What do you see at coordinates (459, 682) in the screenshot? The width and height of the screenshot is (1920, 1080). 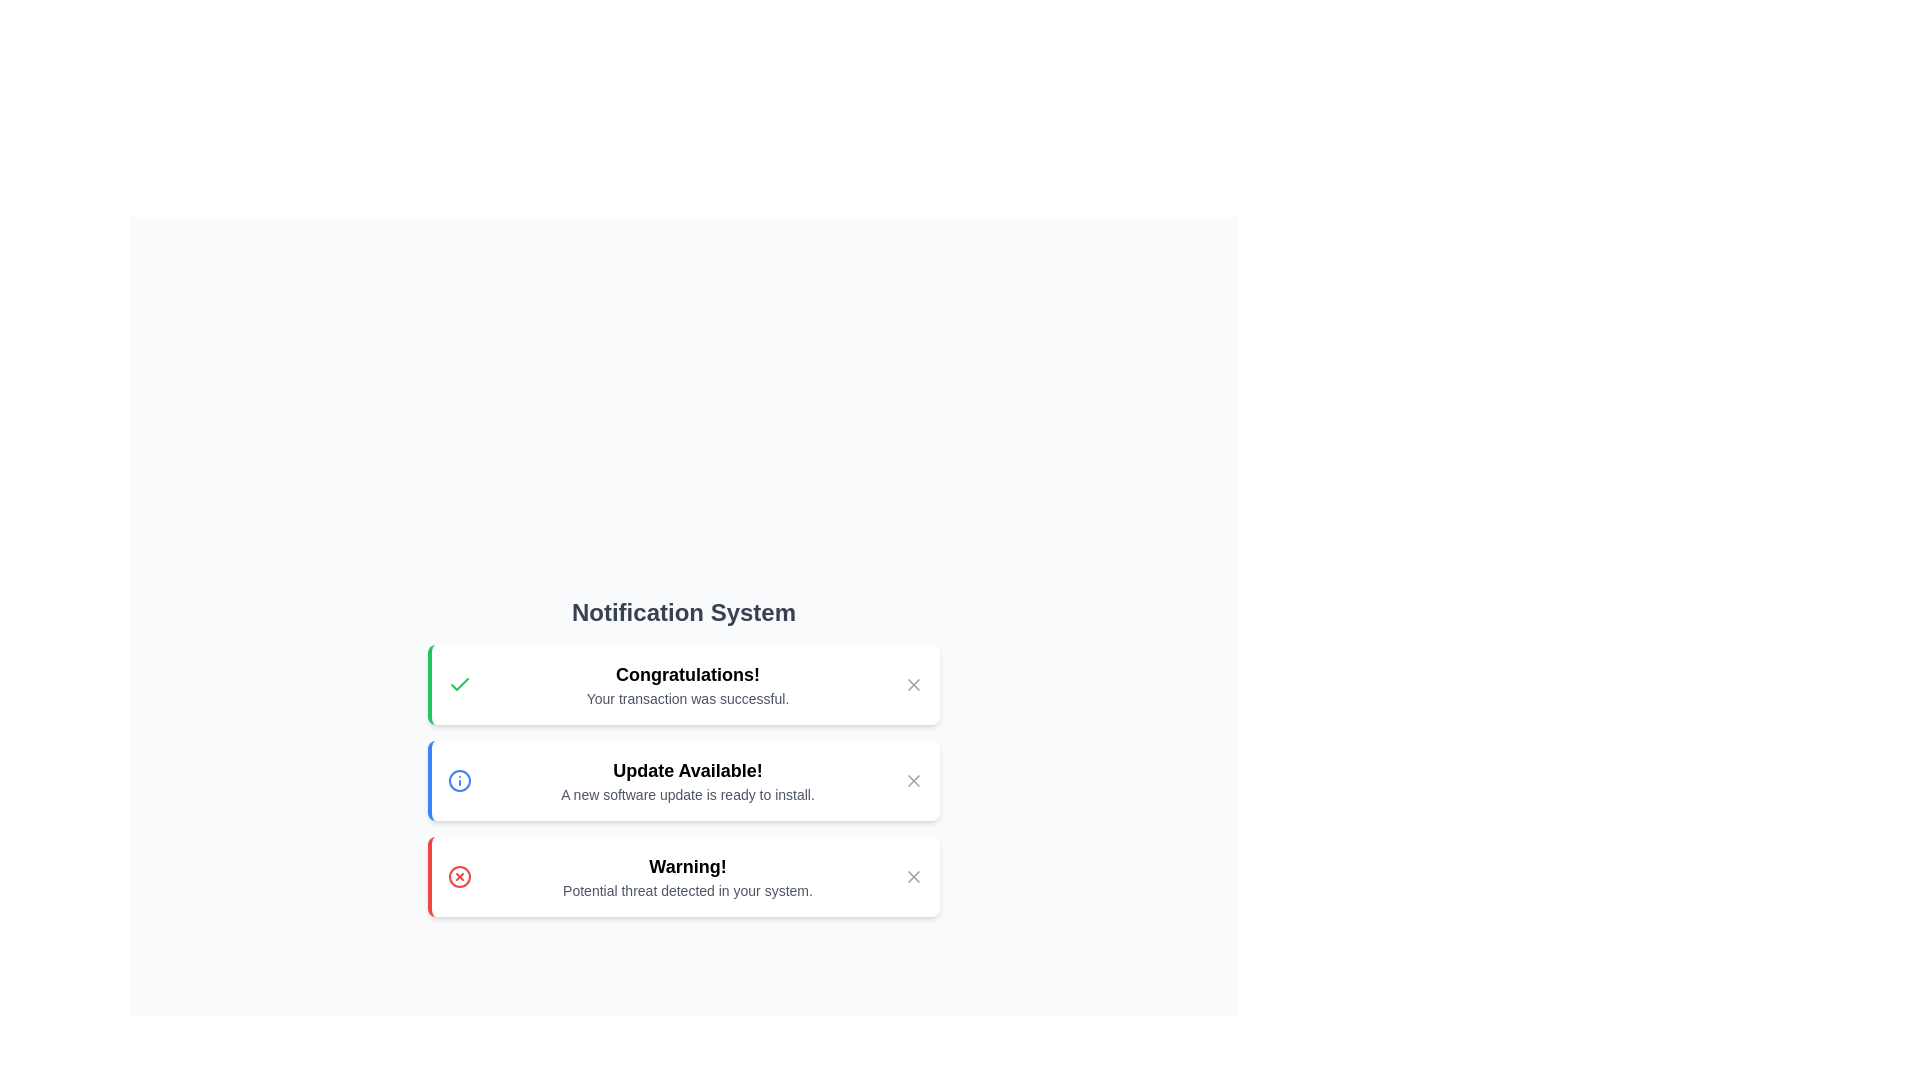 I see `the green checkmark icon that is part of the notification card titled 'Congratulations!' located at the top of a vertical stack of cards` at bounding box center [459, 682].